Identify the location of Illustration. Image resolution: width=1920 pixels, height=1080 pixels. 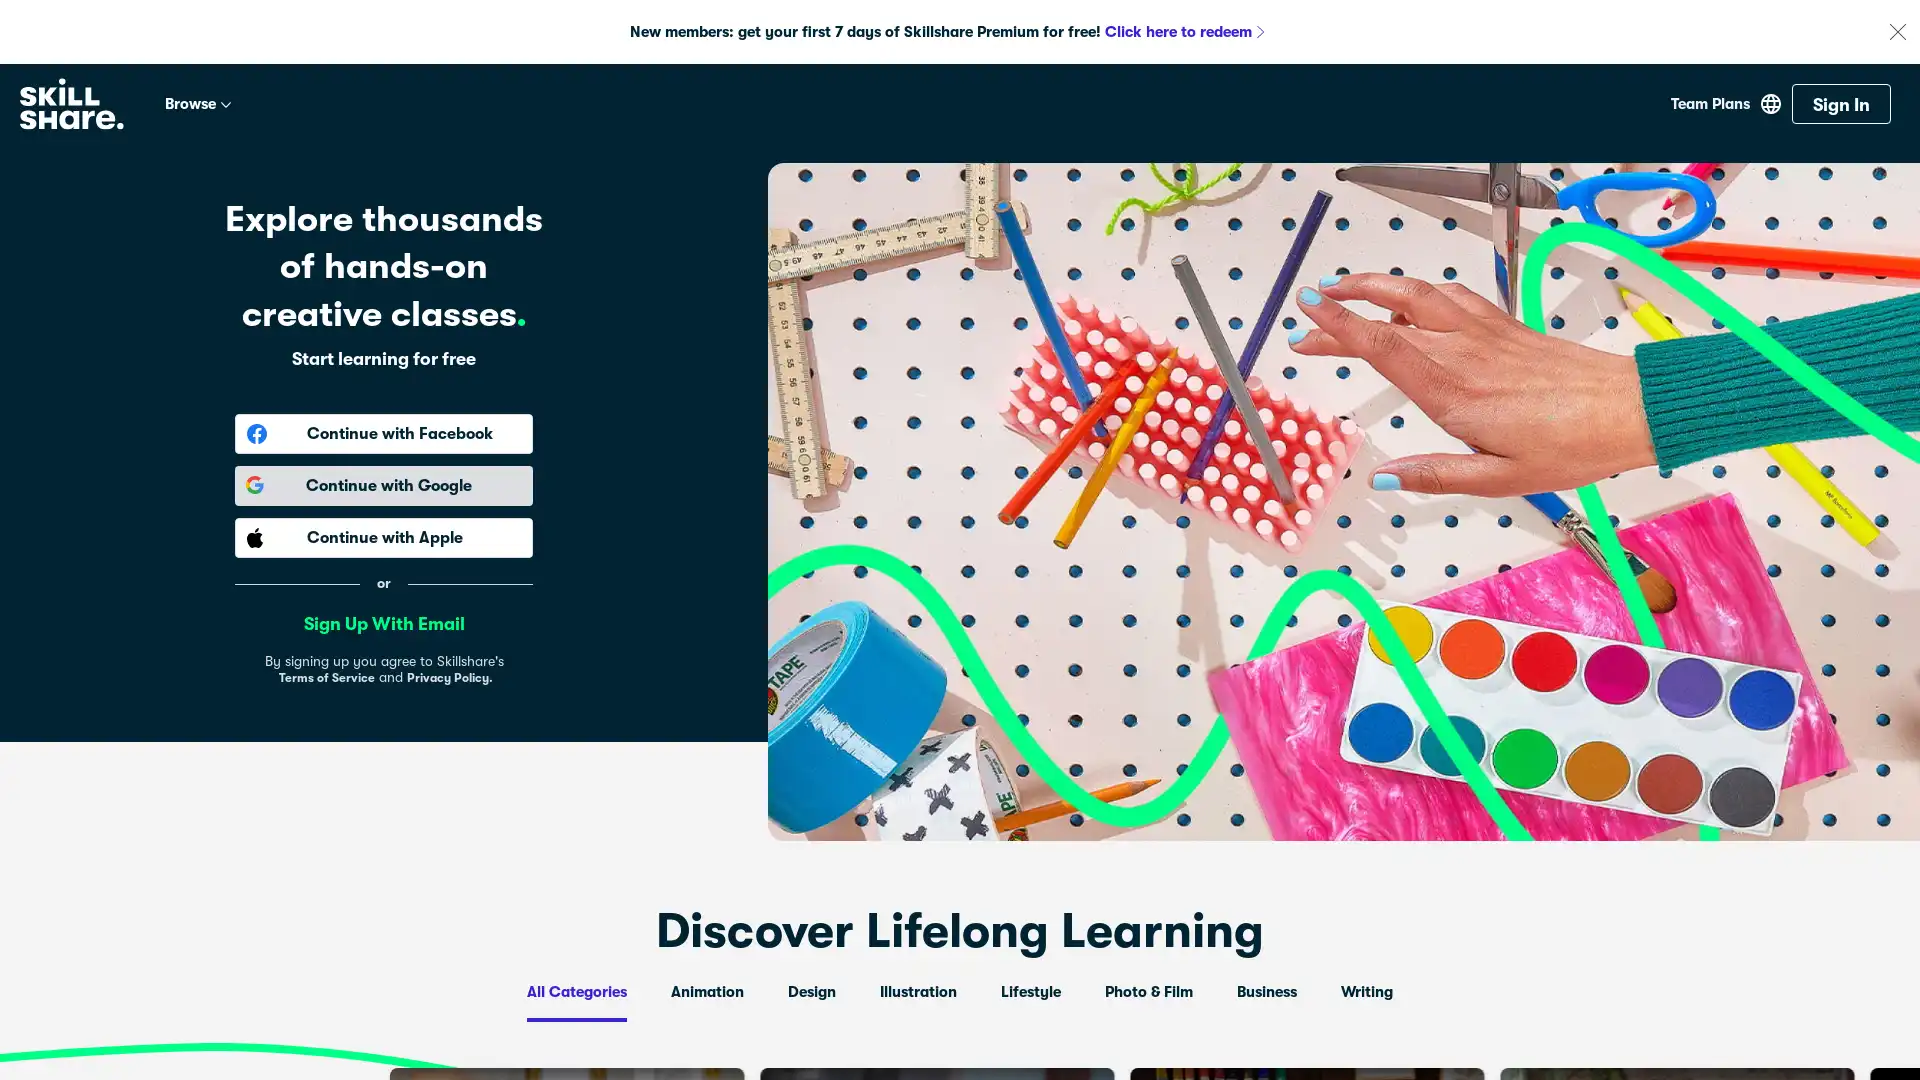
(917, 998).